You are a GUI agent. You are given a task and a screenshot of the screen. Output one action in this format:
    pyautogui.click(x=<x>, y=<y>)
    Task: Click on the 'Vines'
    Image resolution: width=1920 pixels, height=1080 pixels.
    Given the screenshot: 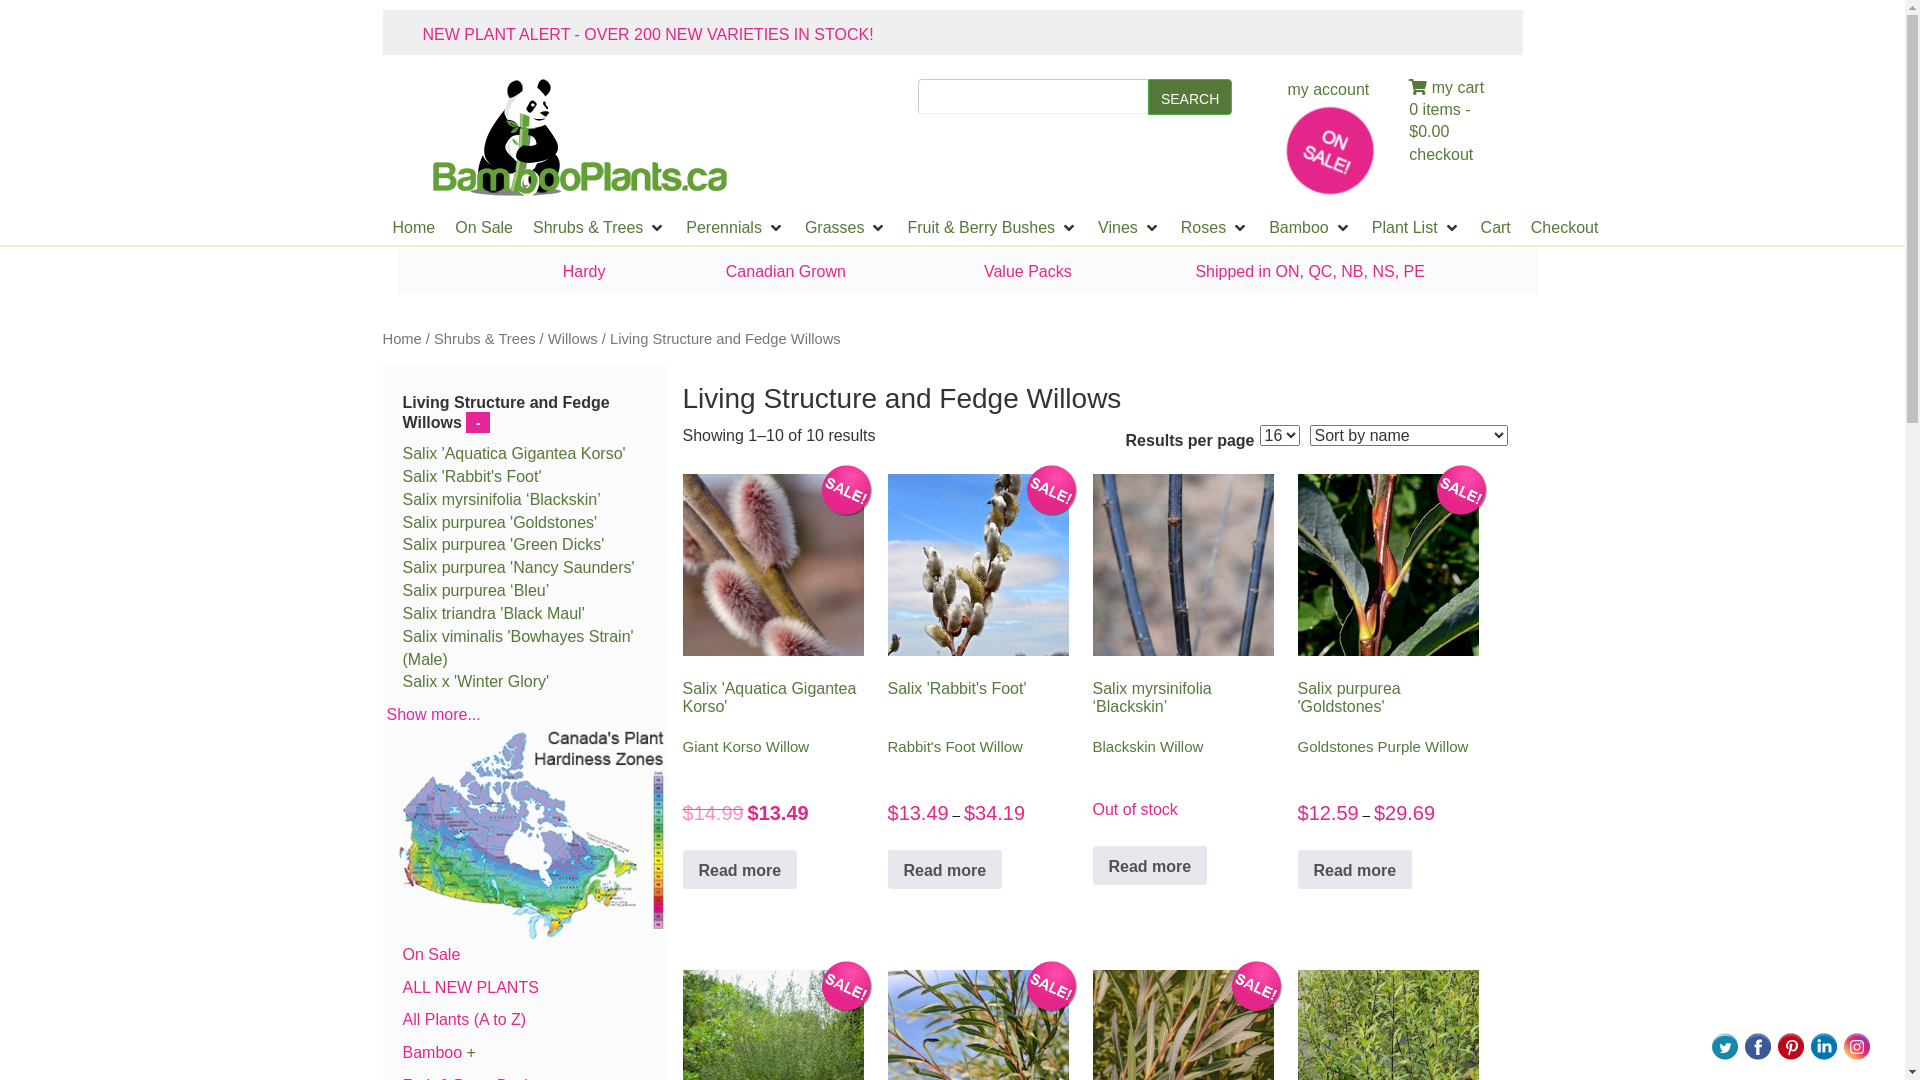 What is the action you would take?
    pyautogui.click(x=1097, y=227)
    